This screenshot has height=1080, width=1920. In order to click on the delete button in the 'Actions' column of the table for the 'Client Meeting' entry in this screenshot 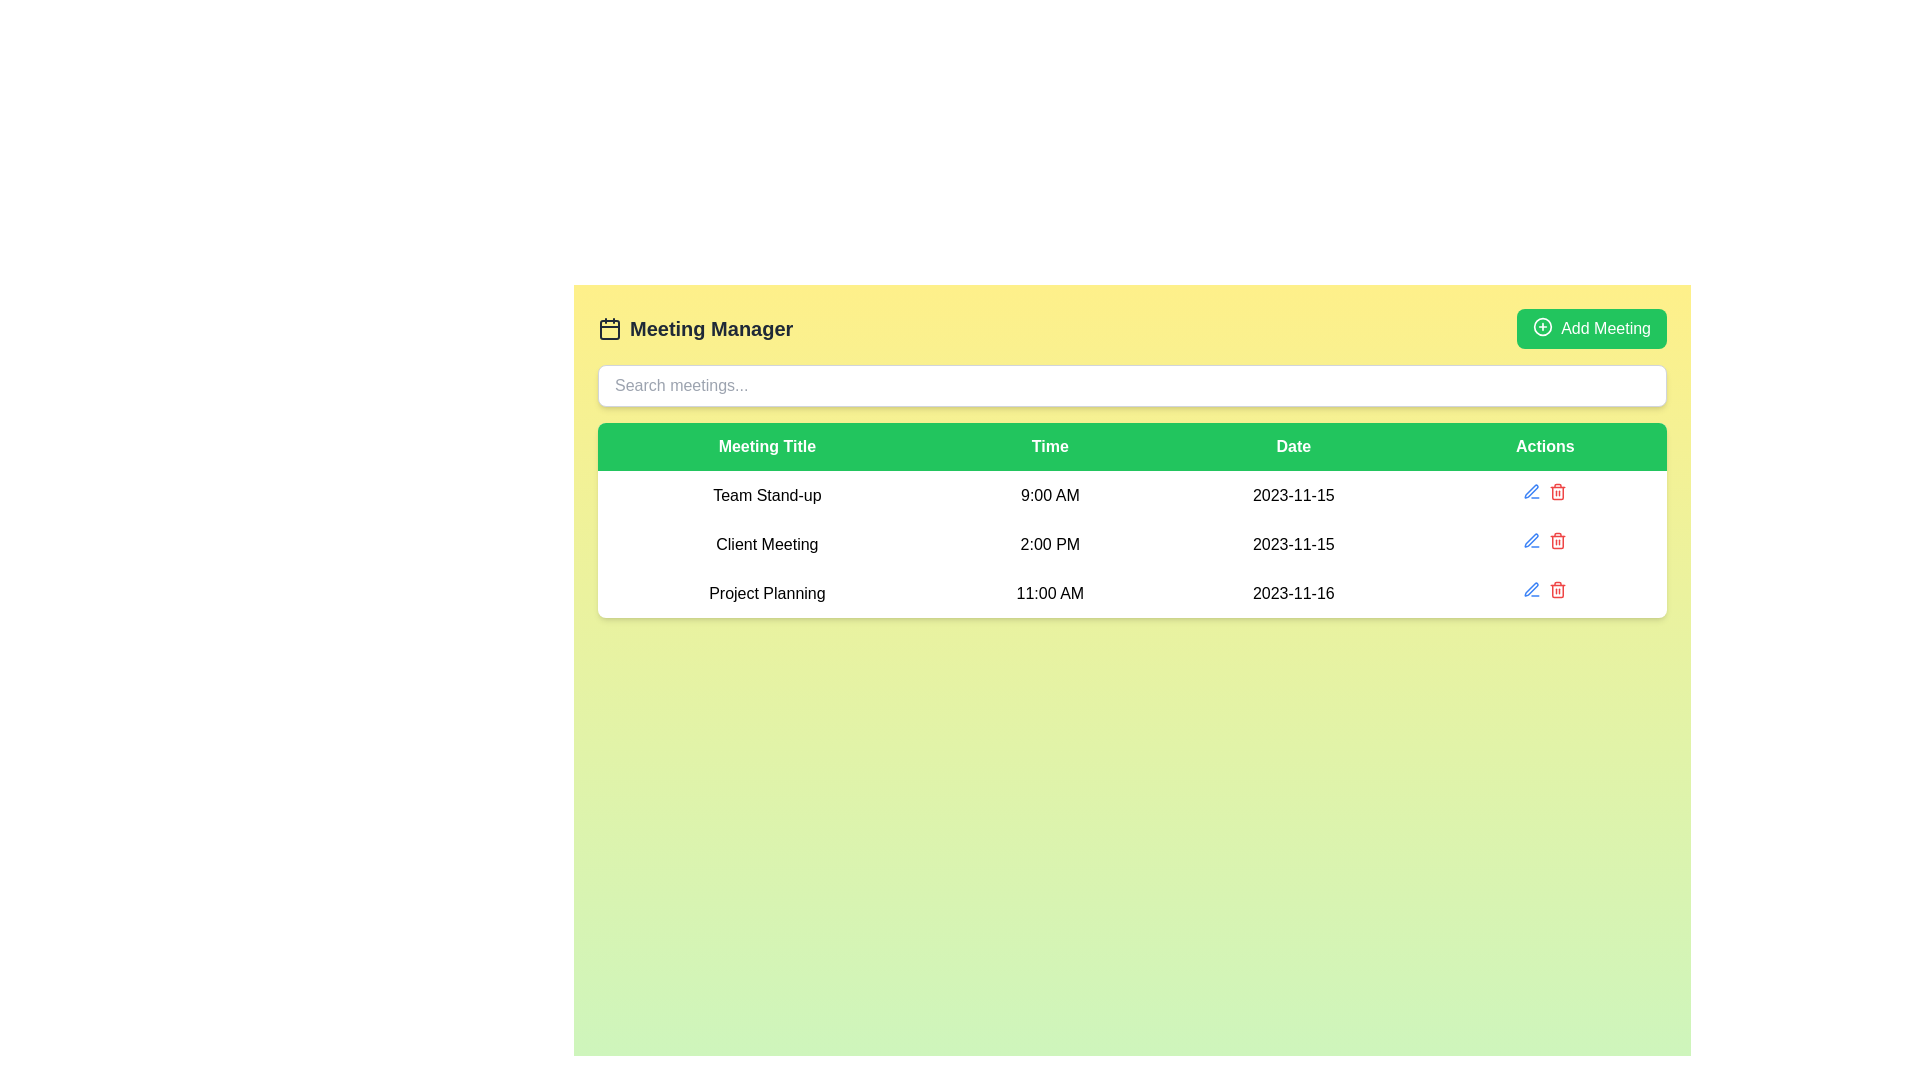, I will do `click(1557, 589)`.